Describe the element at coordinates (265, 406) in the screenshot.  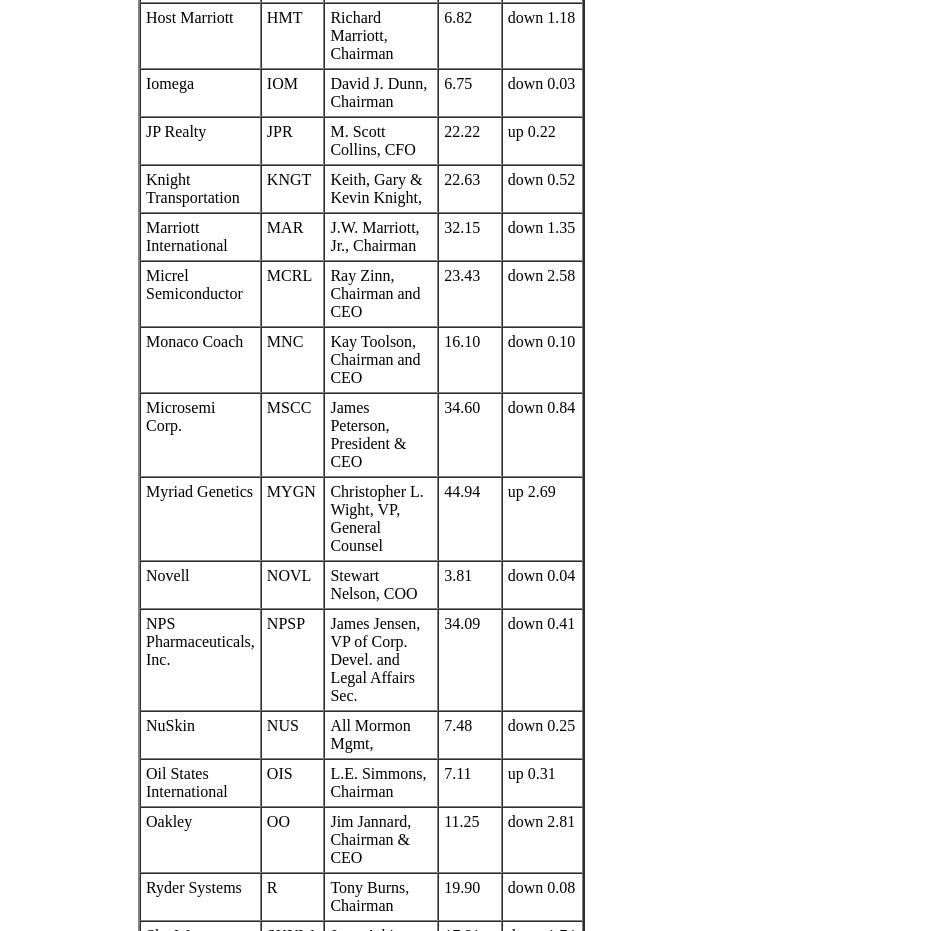
I see `'MSCC'` at that location.